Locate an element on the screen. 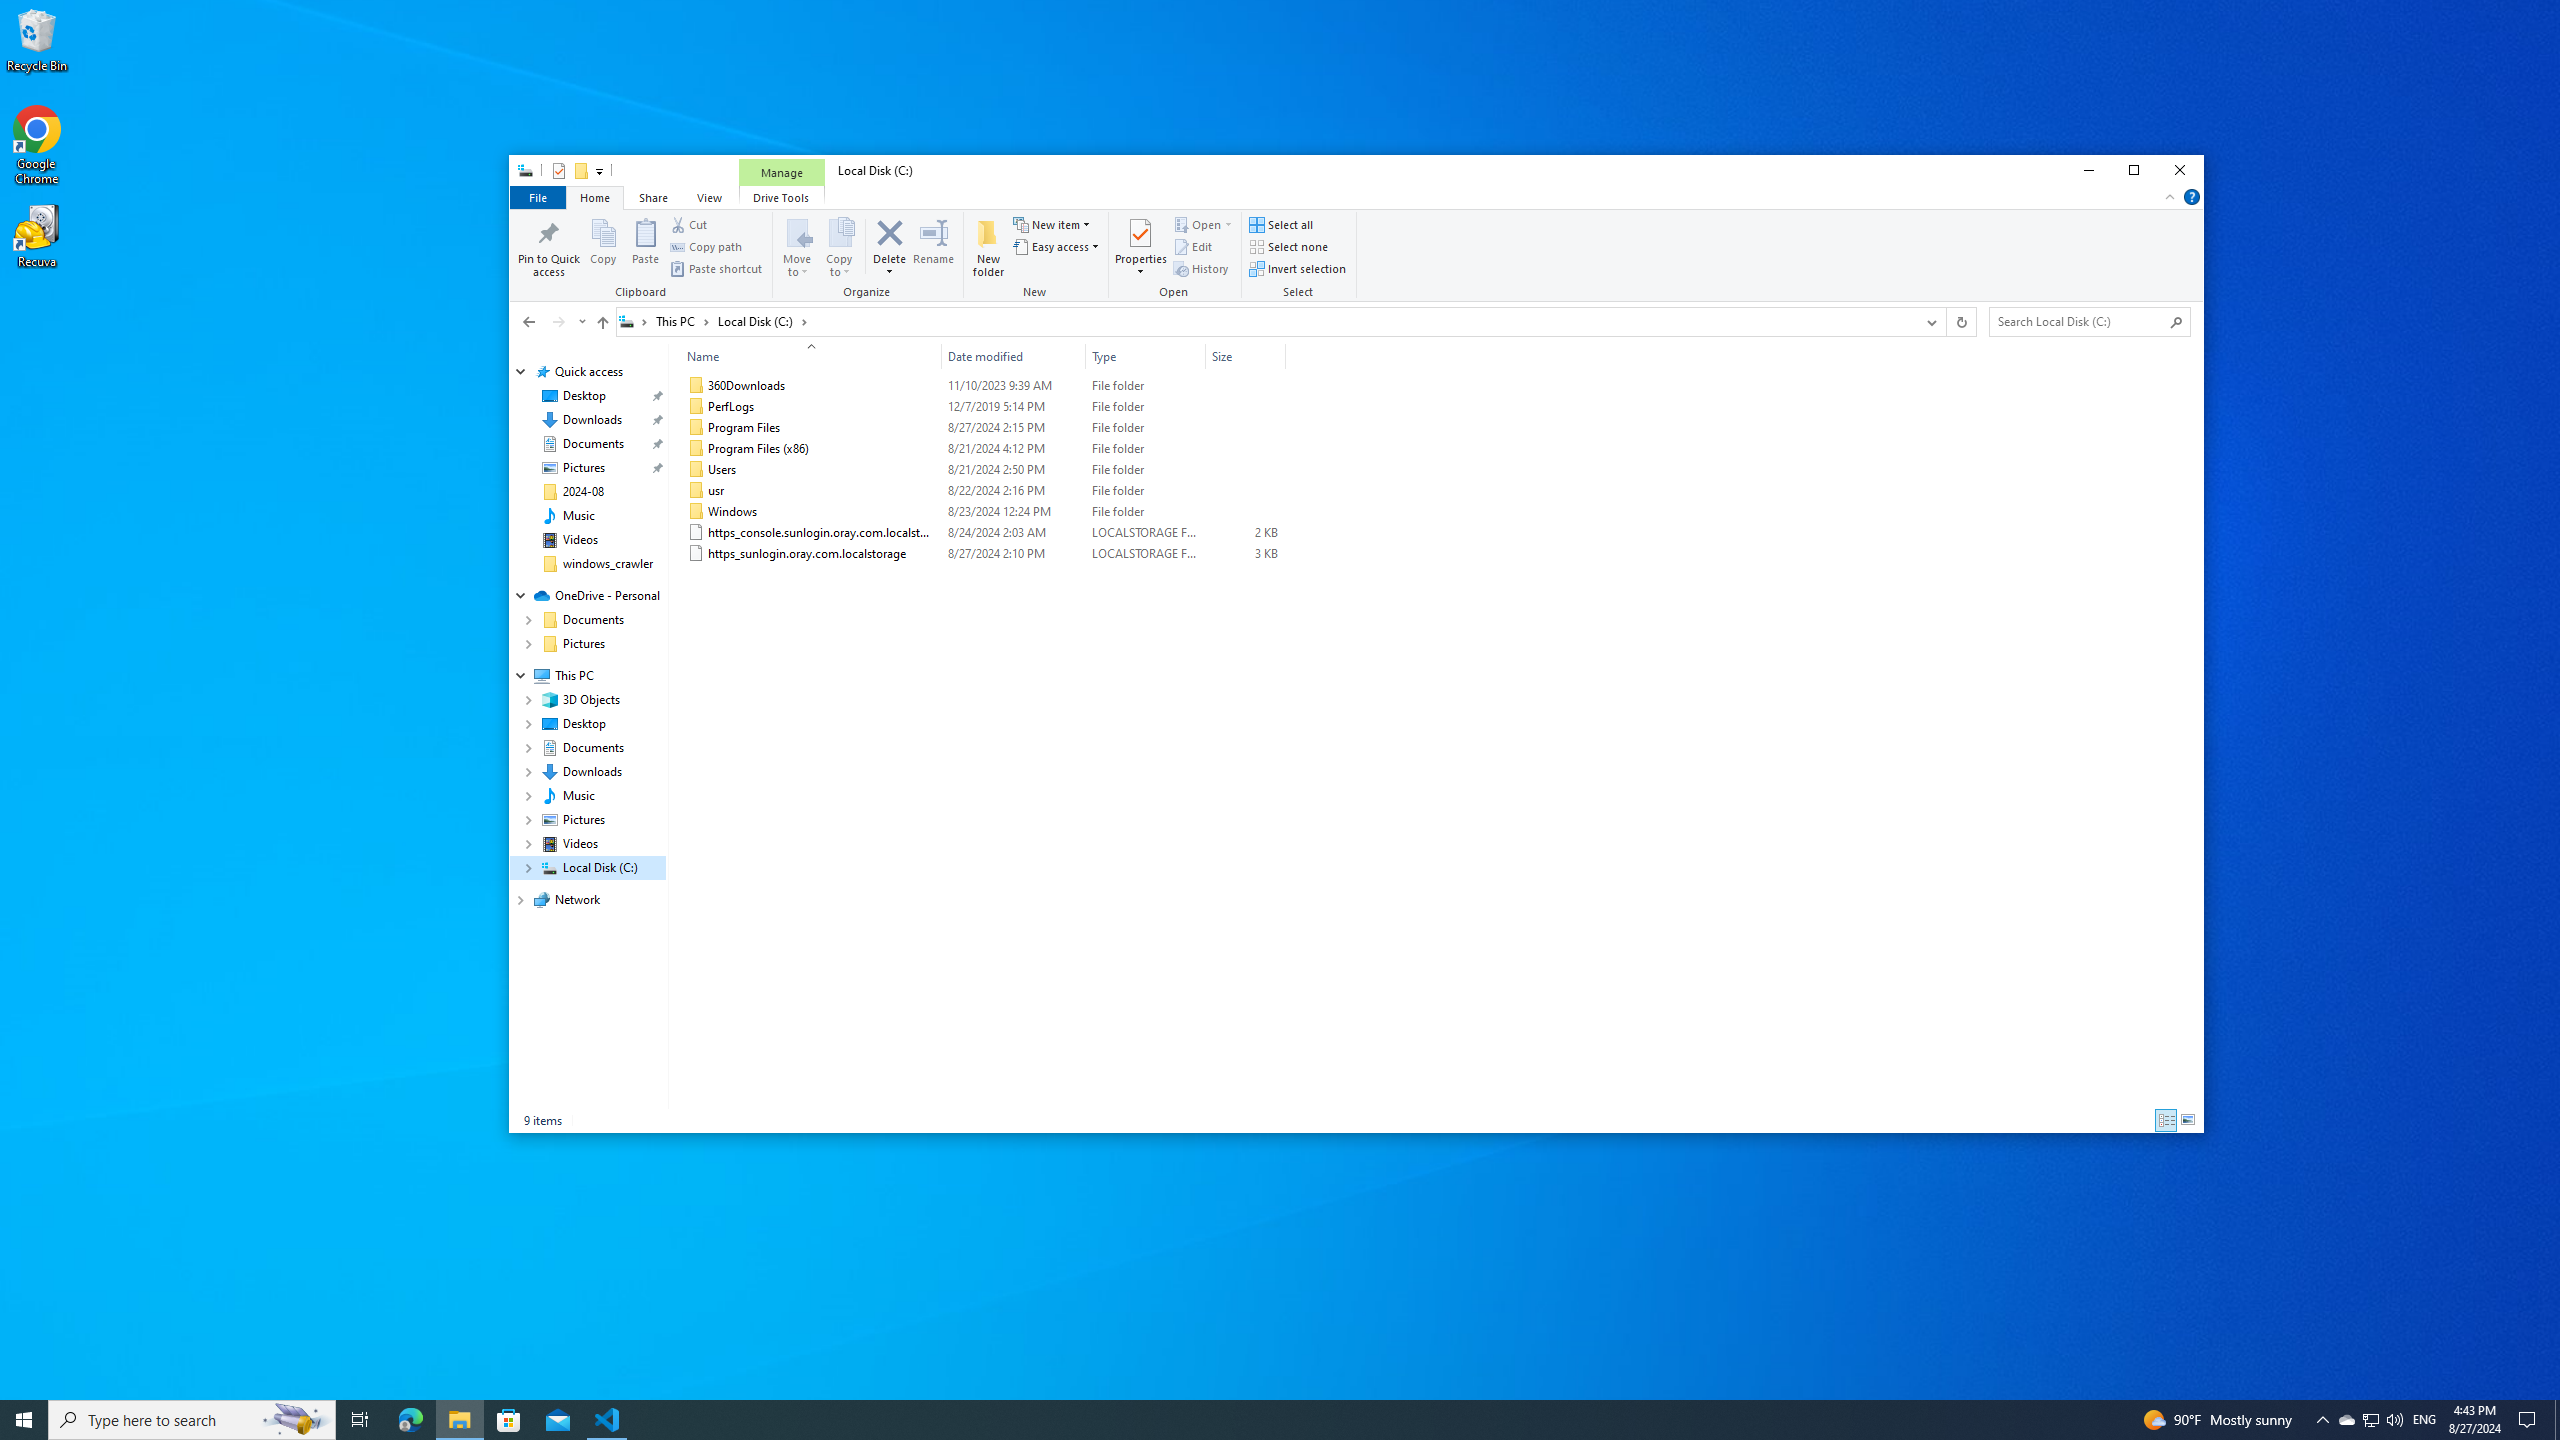 The image size is (2560, 1440). 'Task View' is located at coordinates (358, 1418).